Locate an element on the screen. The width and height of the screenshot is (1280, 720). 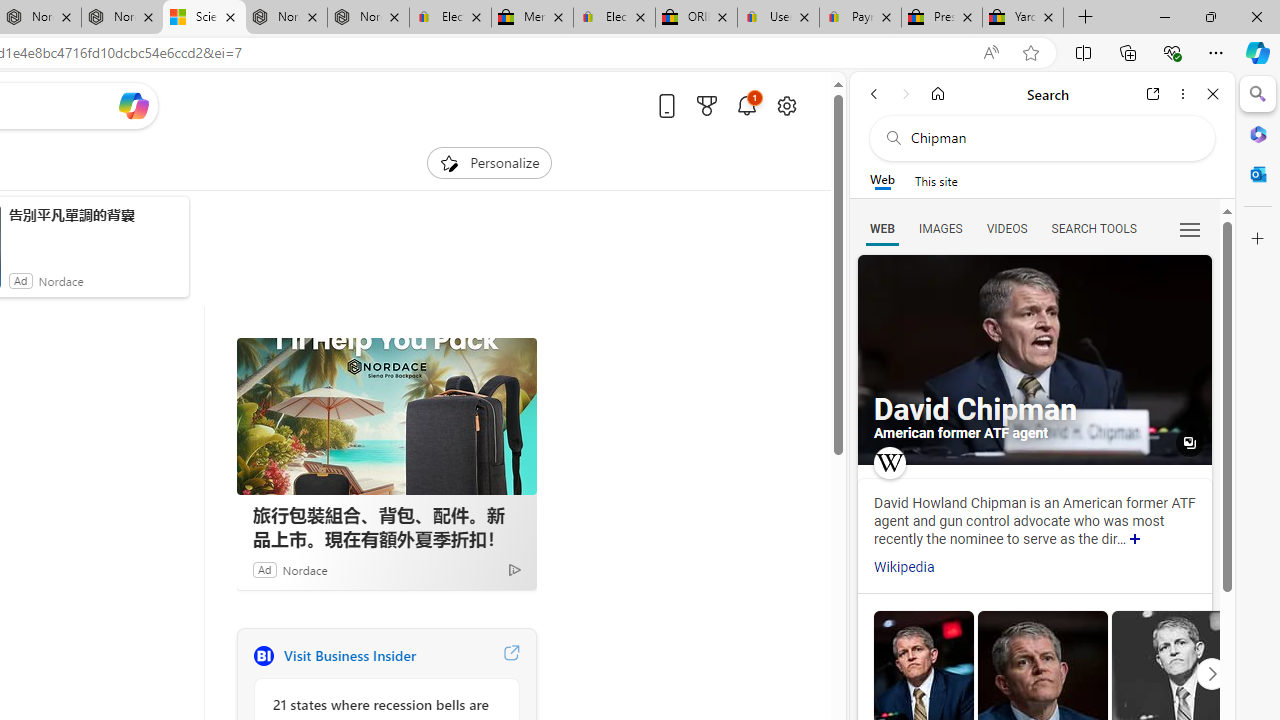
'WEB  ' is located at coordinates (881, 227).